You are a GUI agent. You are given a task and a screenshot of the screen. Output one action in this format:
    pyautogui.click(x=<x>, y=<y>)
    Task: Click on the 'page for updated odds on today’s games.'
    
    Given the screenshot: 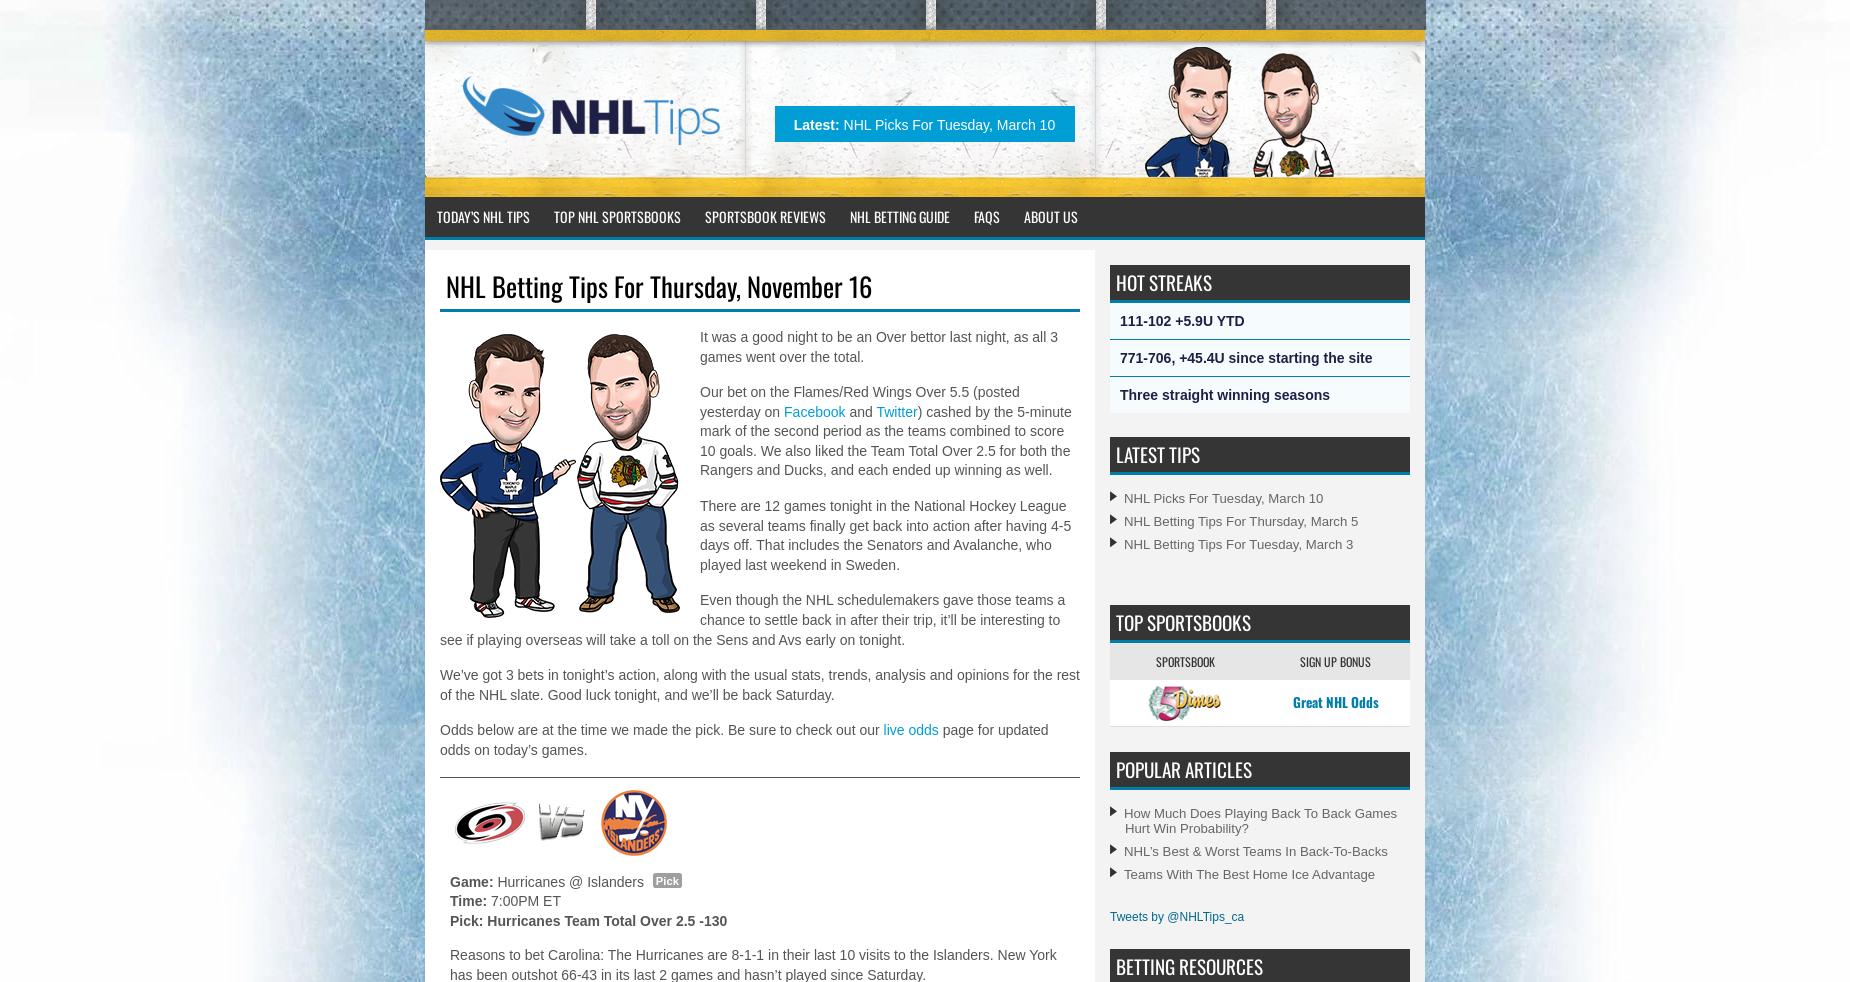 What is the action you would take?
    pyautogui.click(x=744, y=740)
    